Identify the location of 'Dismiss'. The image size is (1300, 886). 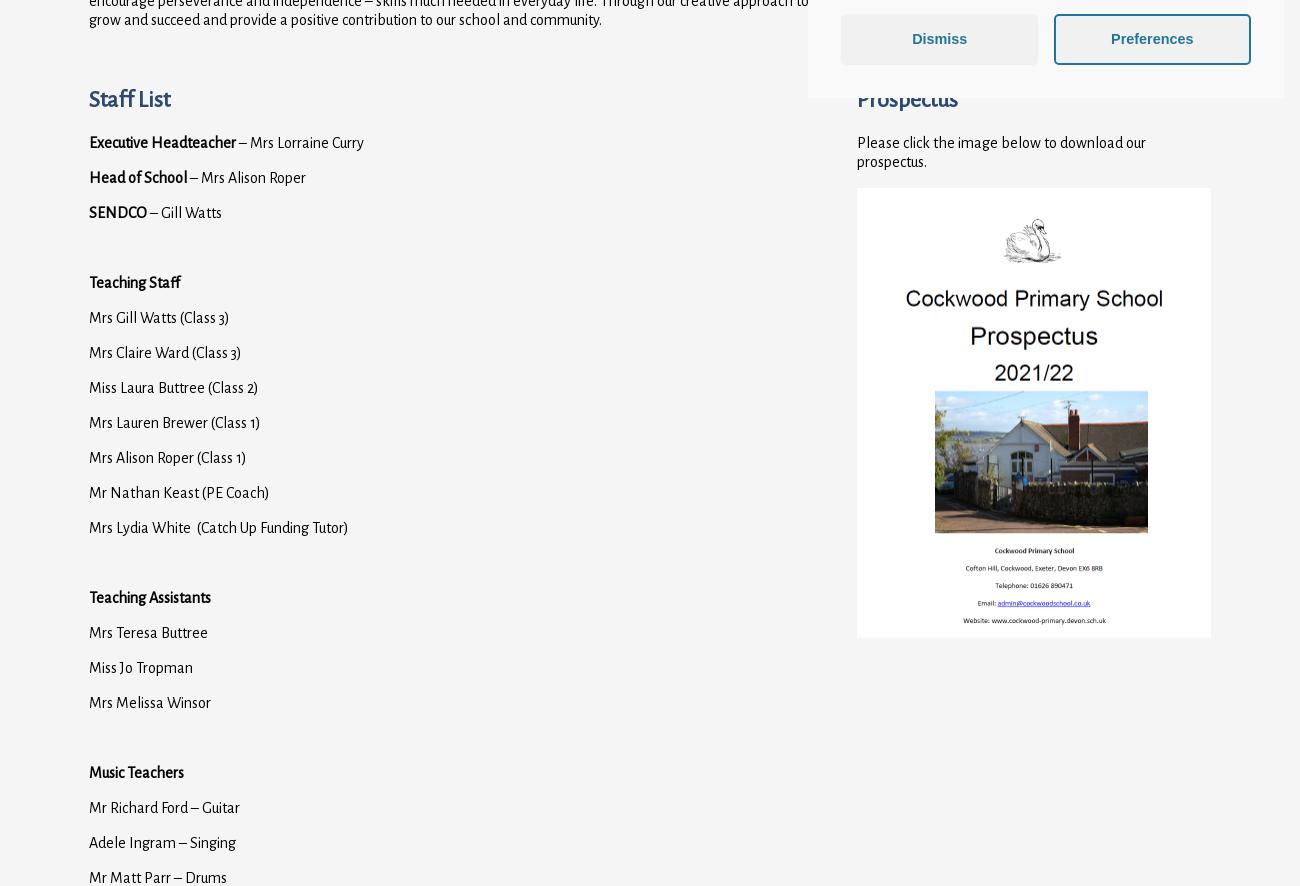
(910, 38).